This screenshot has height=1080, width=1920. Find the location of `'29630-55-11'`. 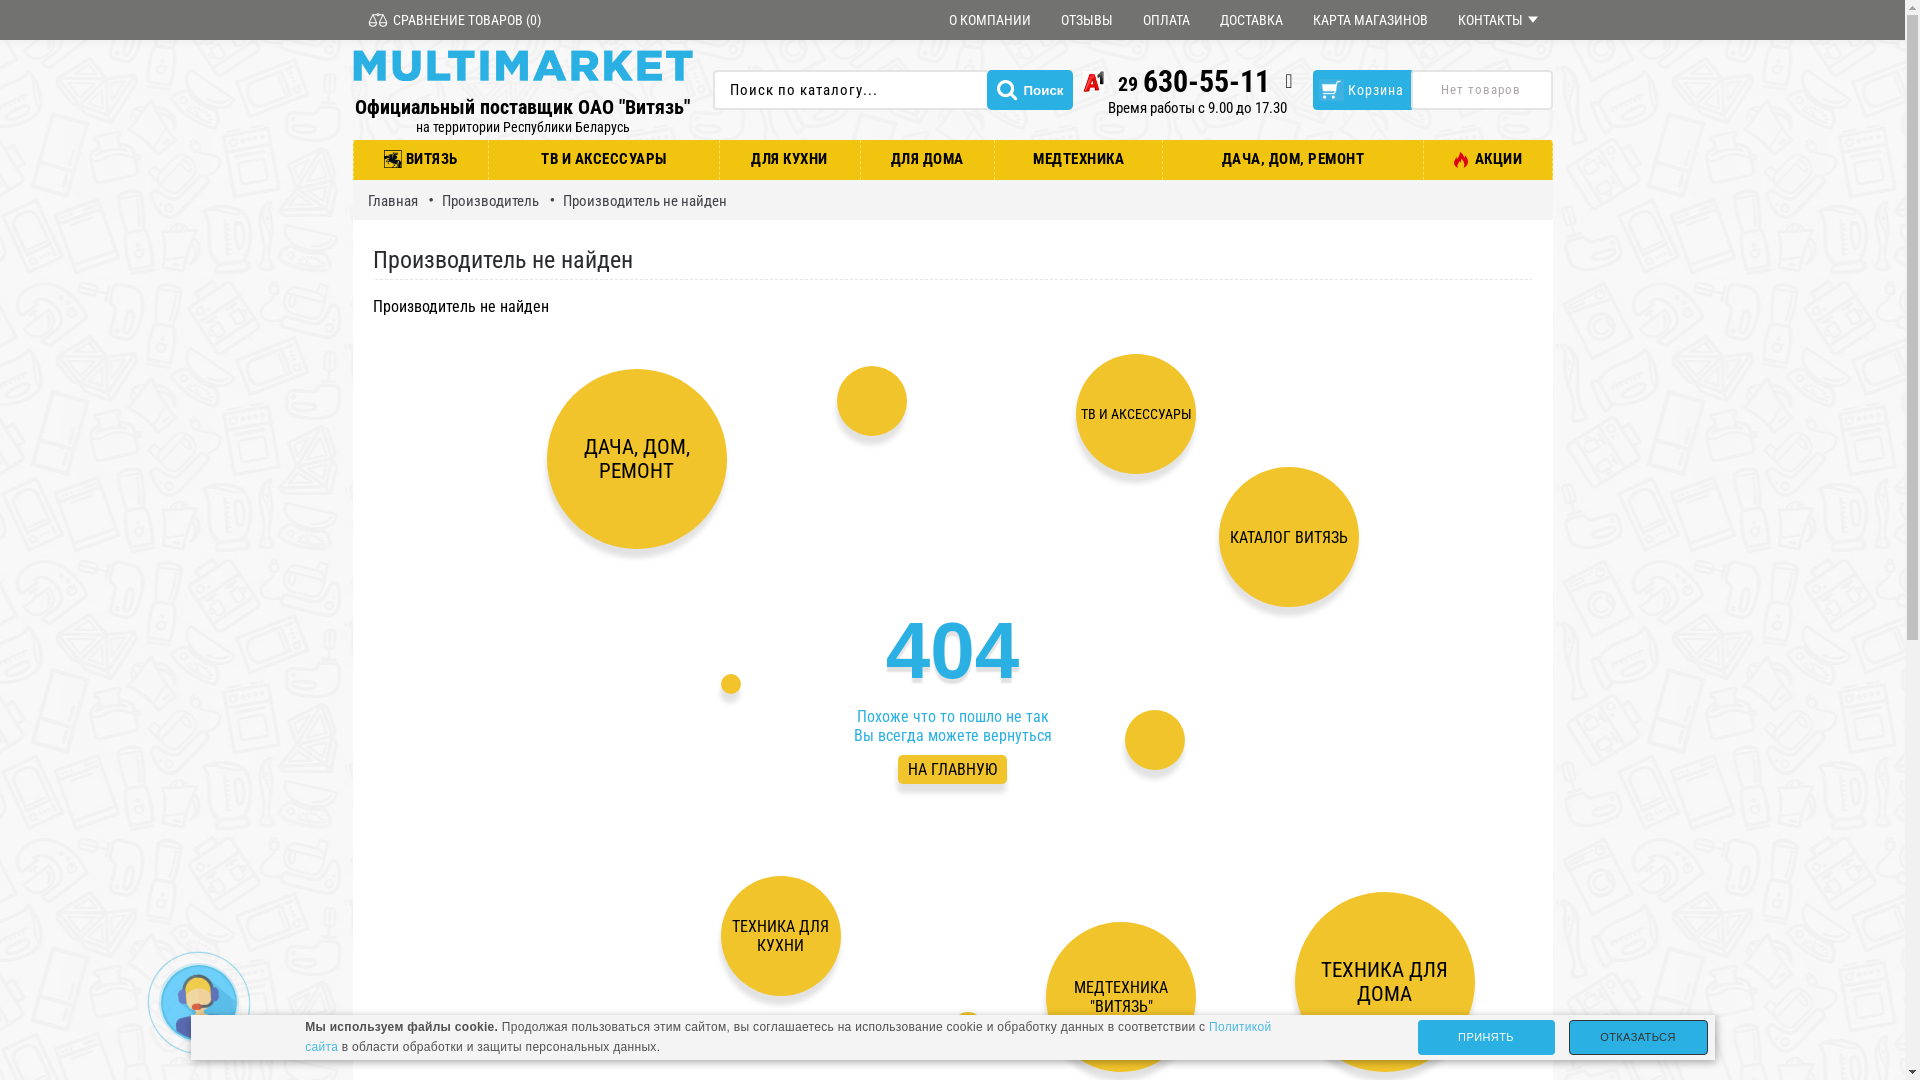

'29630-55-11' is located at coordinates (1175, 80).